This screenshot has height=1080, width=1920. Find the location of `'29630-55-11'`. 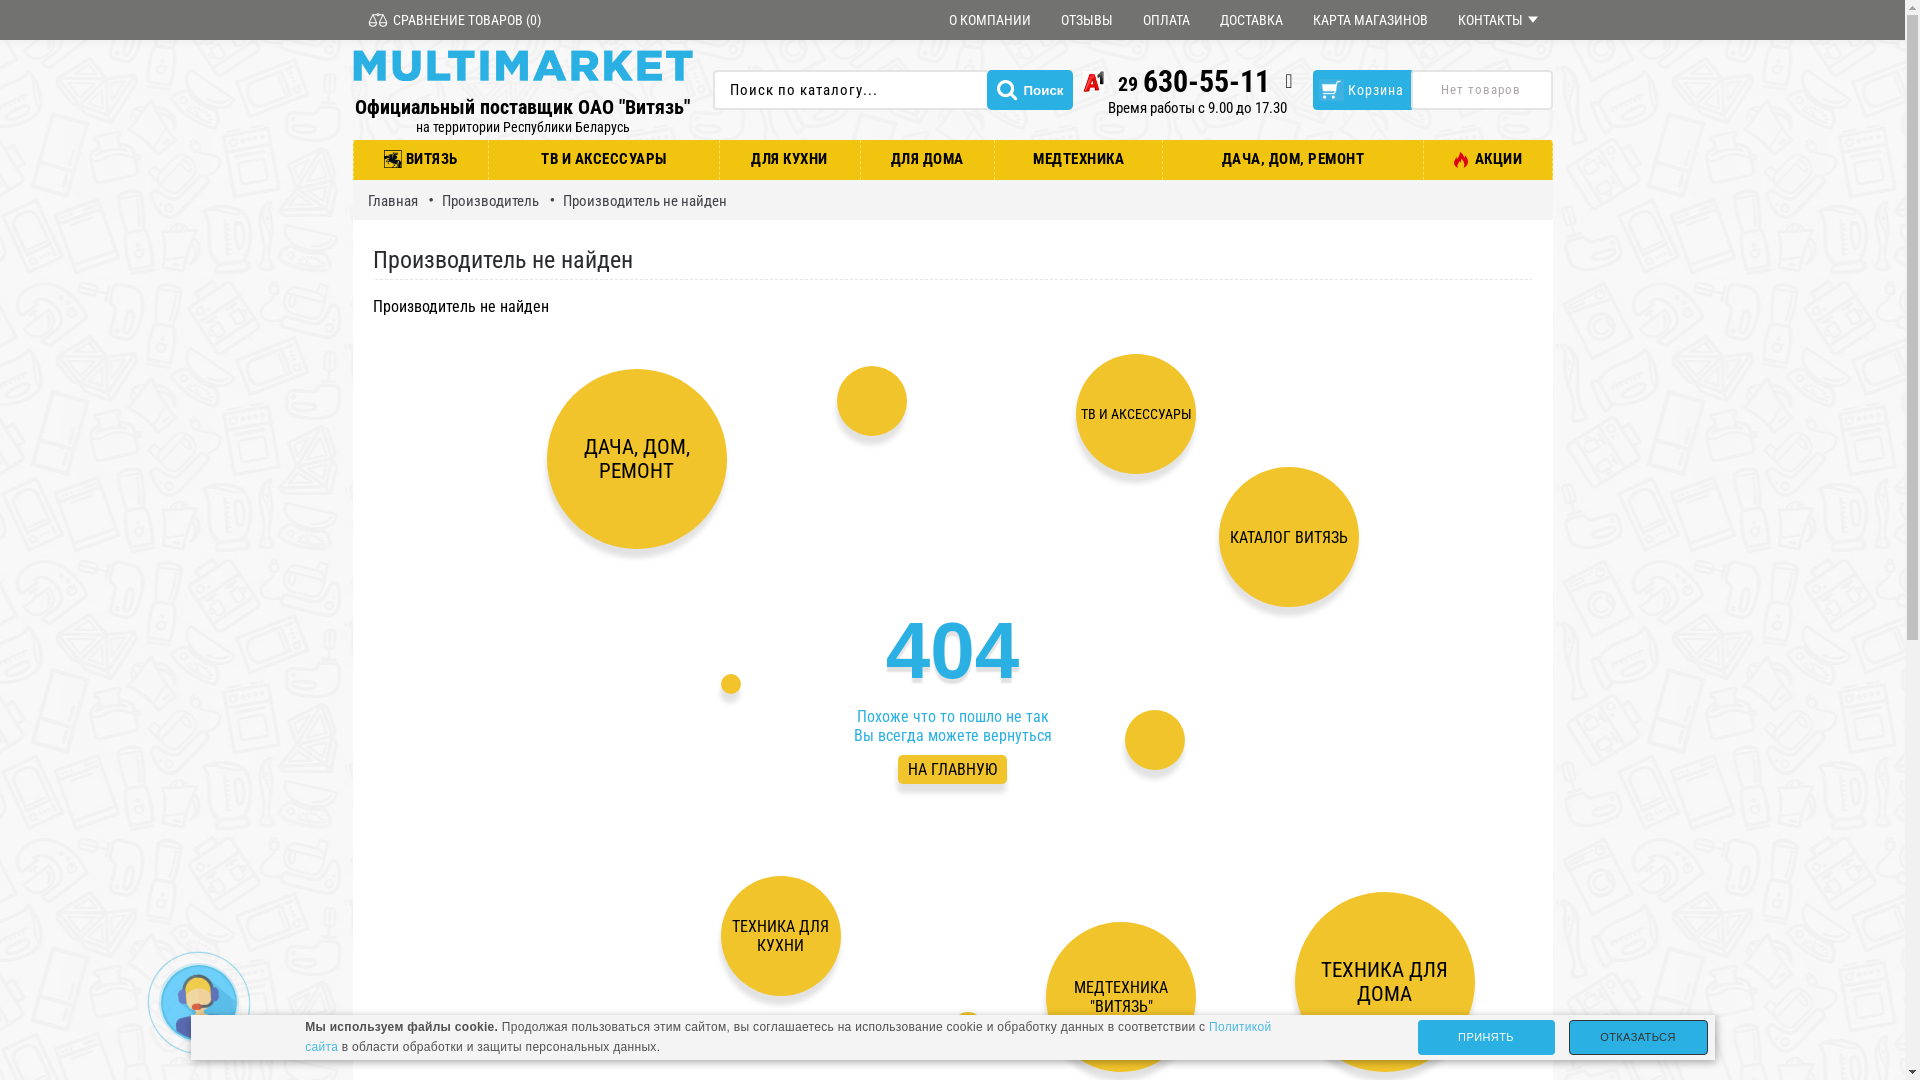

'29630-55-11' is located at coordinates (1175, 80).